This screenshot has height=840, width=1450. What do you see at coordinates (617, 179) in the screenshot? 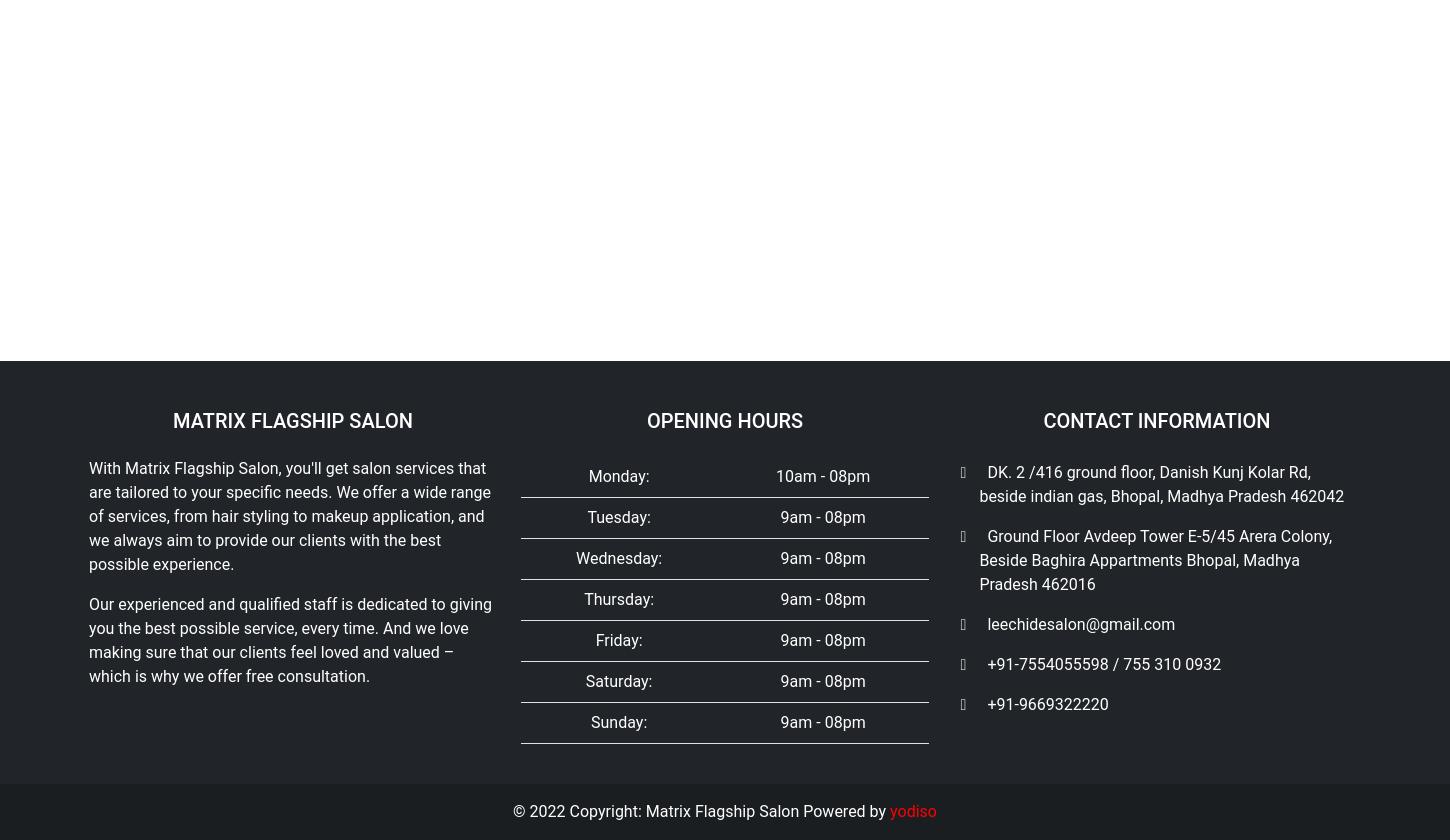
I see `'Saturday:'` at bounding box center [617, 179].